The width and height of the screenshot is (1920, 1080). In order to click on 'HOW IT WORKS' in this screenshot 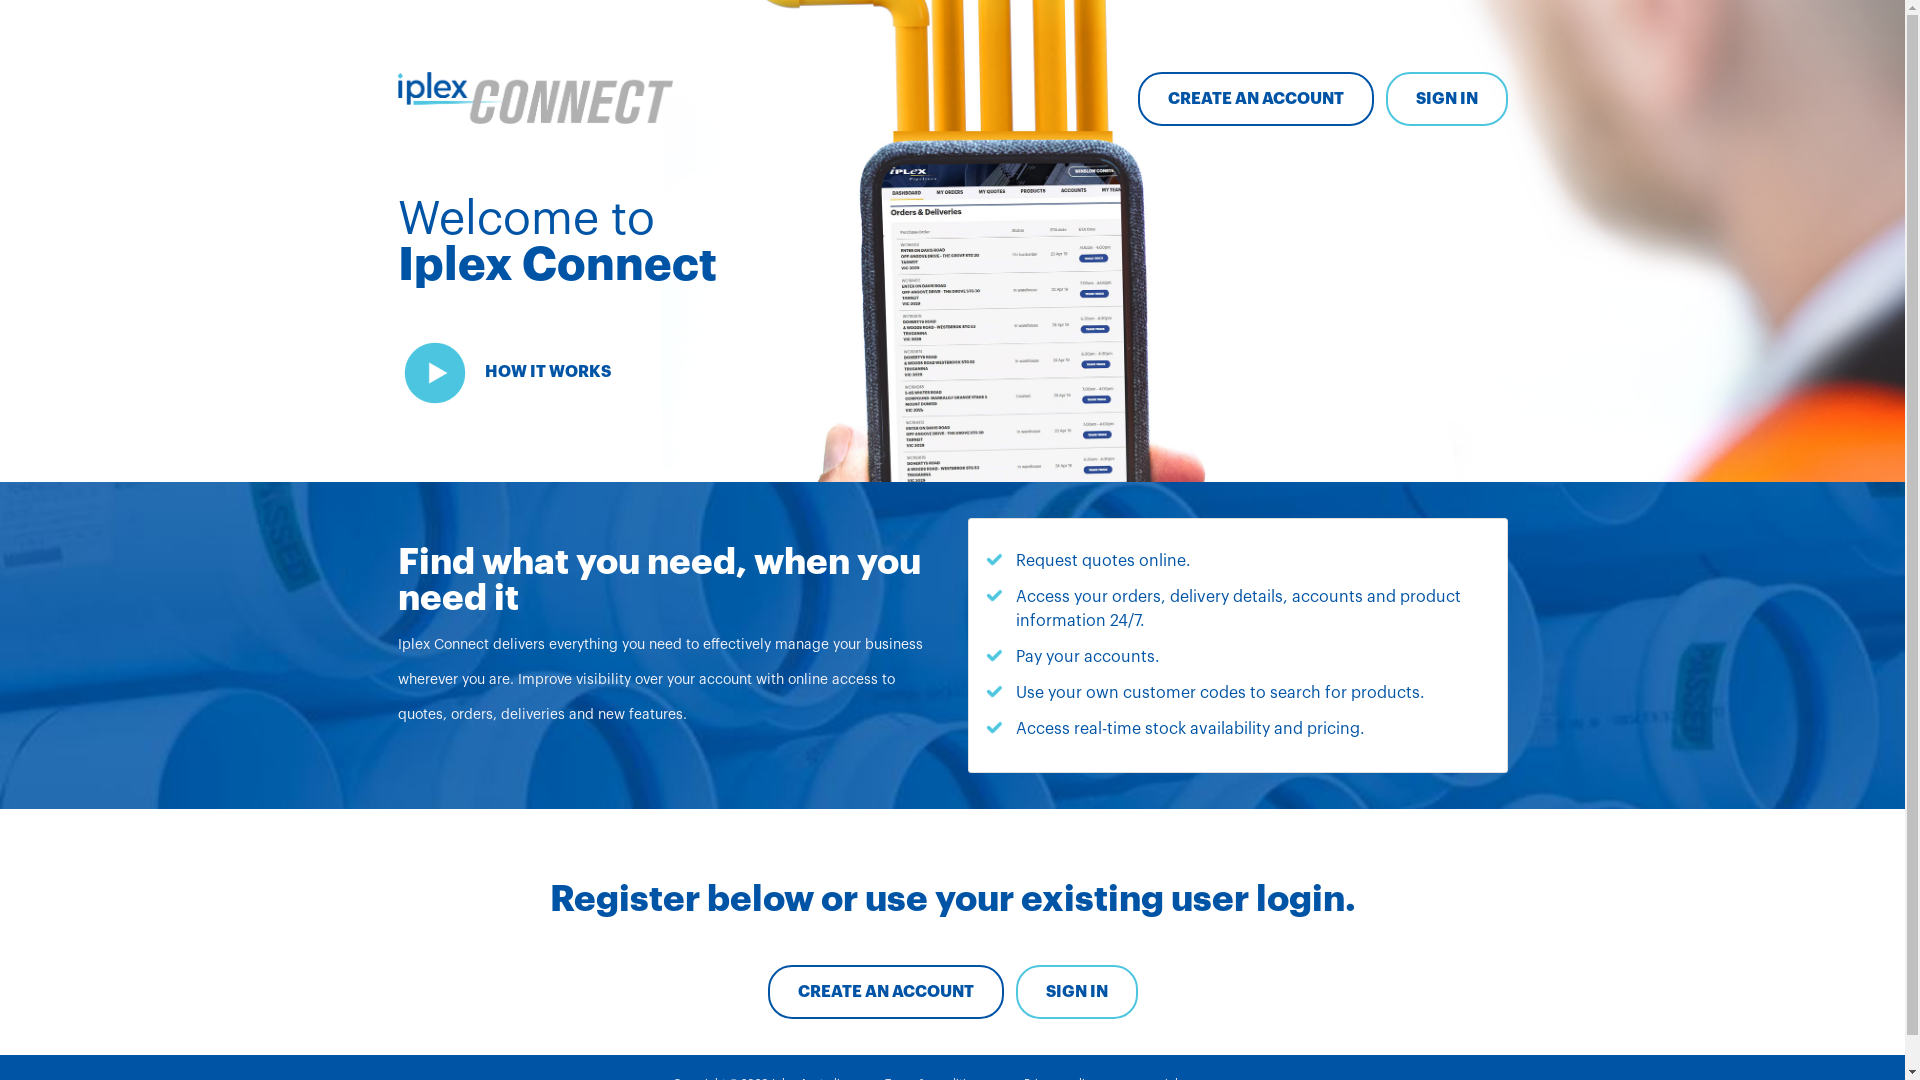, I will do `click(505, 373)`.